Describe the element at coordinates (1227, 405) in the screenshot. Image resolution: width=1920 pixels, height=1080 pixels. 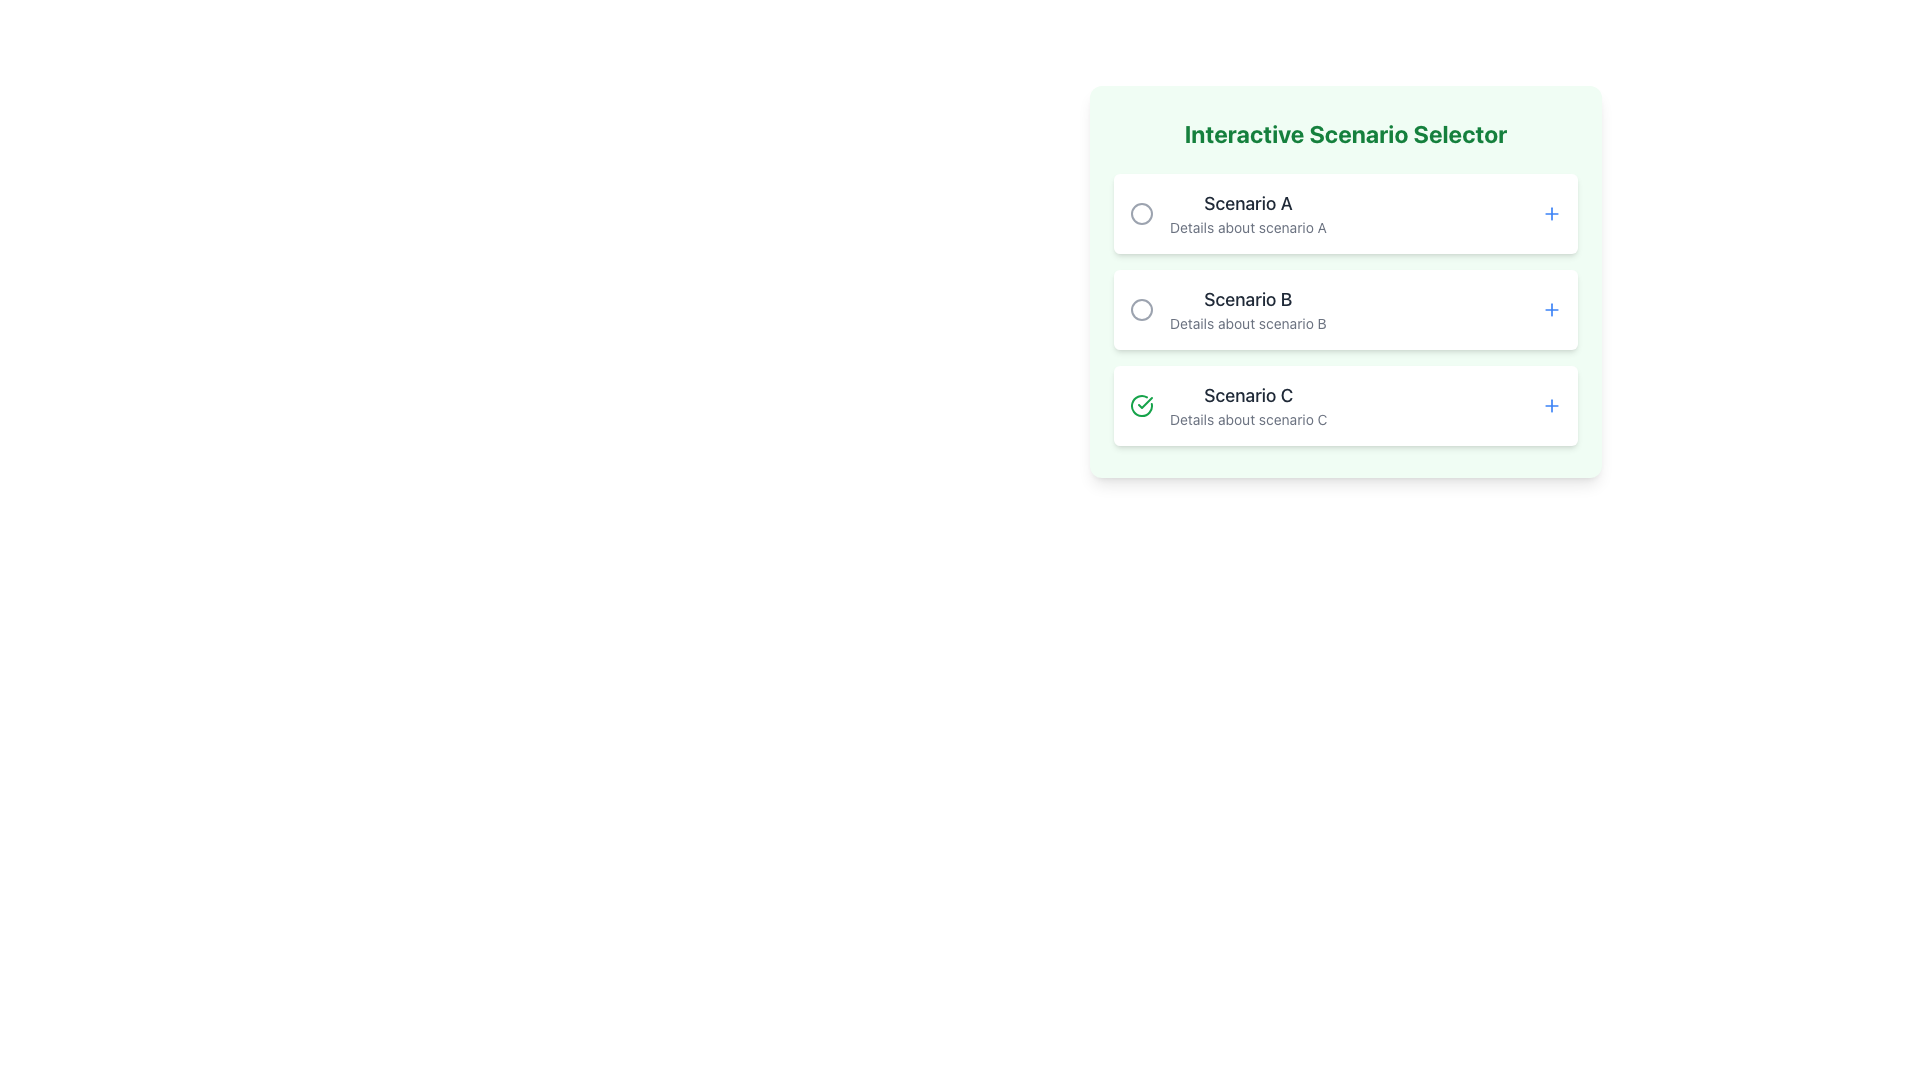
I see `the description of the selectable list item labeled 'Scenario C'` at that location.